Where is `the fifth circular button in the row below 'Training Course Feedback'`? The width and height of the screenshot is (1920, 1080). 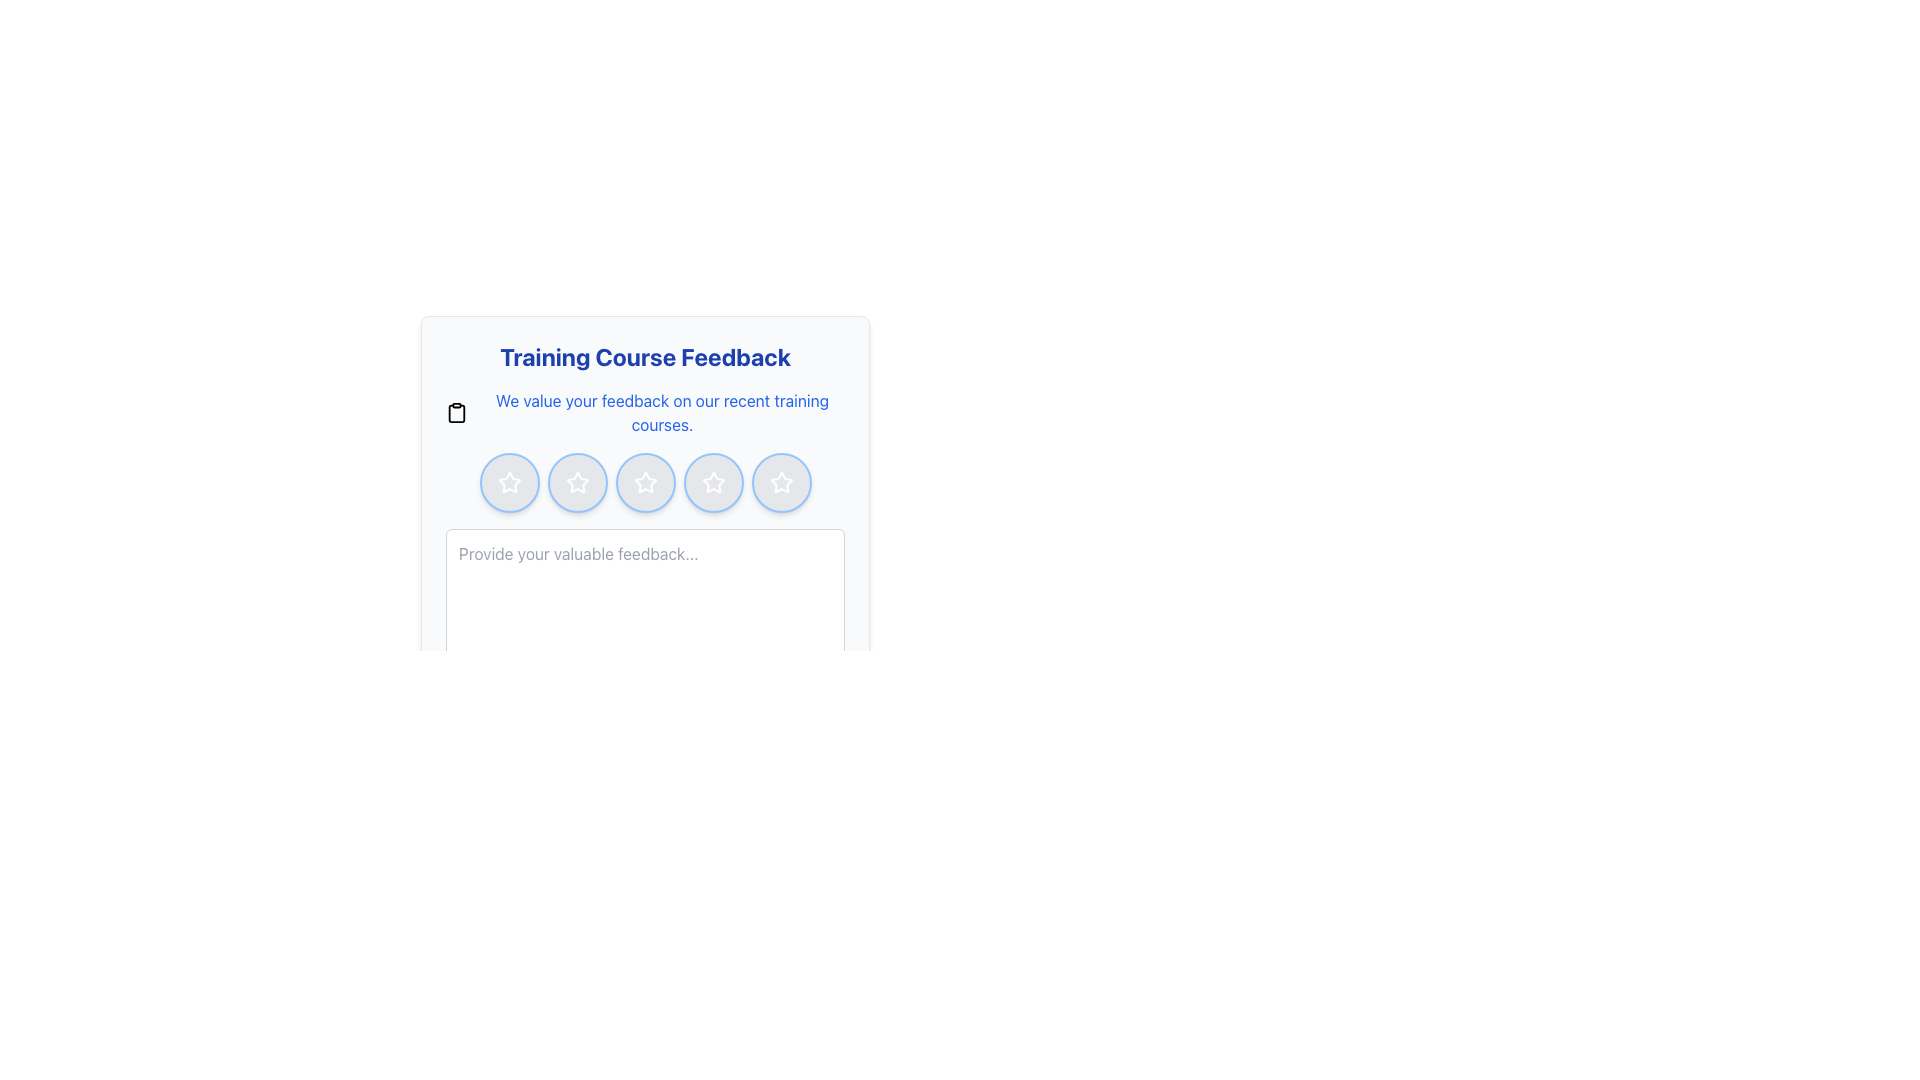 the fifth circular button in the row below 'Training Course Feedback' is located at coordinates (780, 482).